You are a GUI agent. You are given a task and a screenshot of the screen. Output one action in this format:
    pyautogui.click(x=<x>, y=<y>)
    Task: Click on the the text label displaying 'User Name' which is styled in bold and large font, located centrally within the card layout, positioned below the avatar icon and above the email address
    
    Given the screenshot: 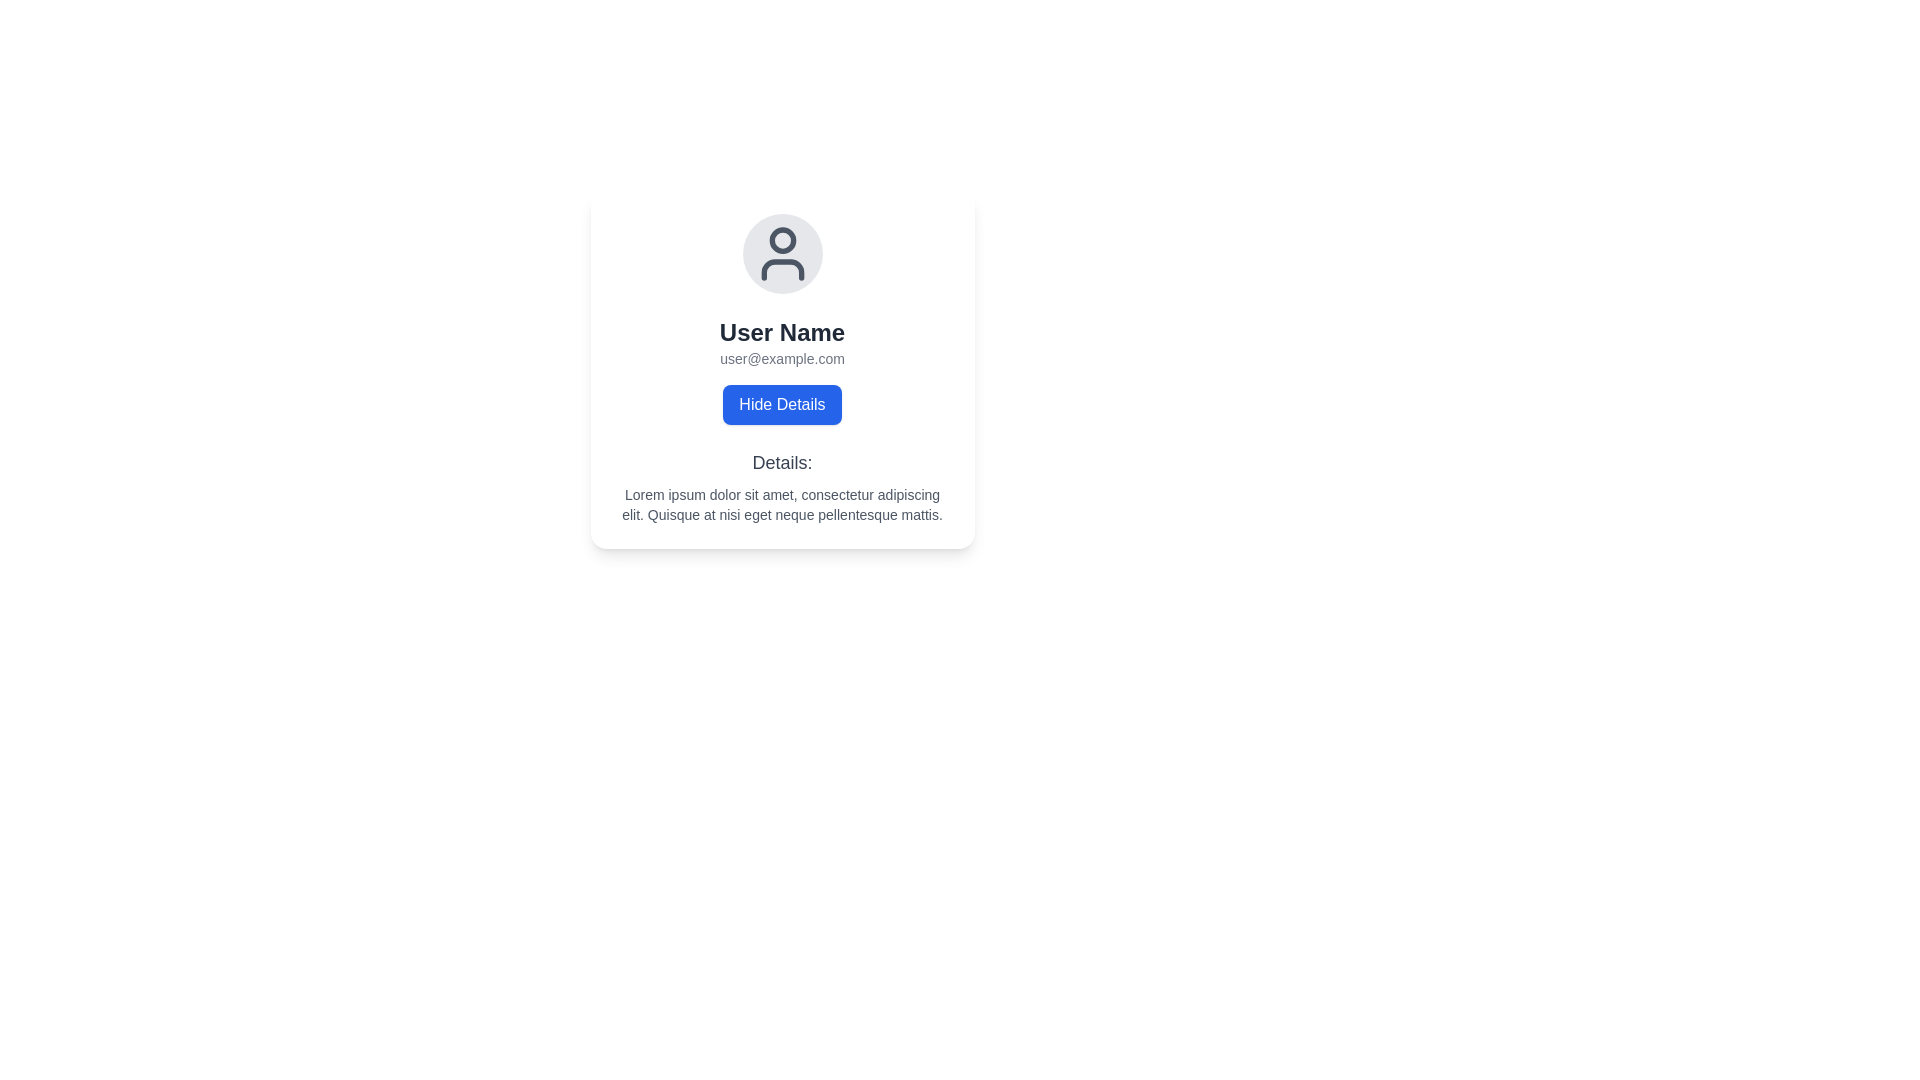 What is the action you would take?
    pyautogui.click(x=781, y=331)
    